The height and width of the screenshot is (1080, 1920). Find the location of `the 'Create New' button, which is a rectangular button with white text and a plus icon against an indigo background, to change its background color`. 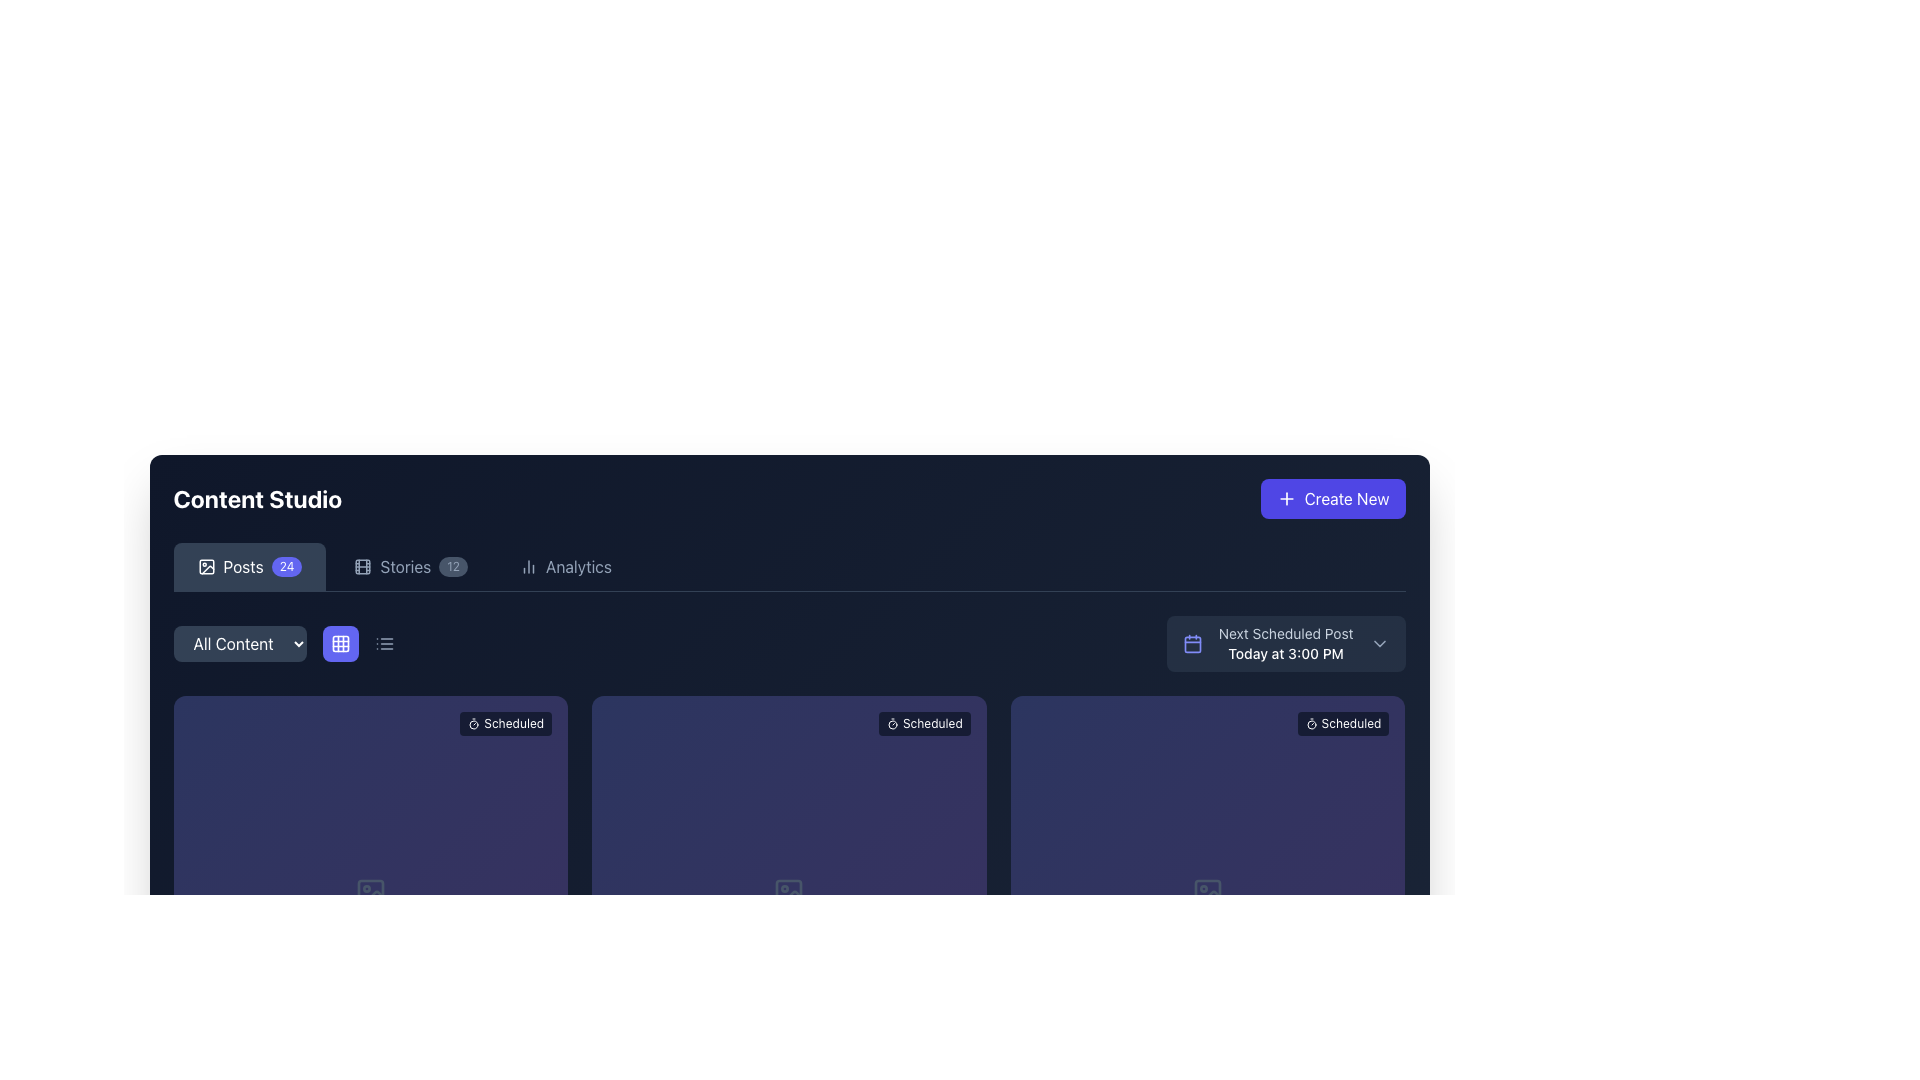

the 'Create New' button, which is a rectangular button with white text and a plus icon against an indigo background, to change its background color is located at coordinates (1333, 497).